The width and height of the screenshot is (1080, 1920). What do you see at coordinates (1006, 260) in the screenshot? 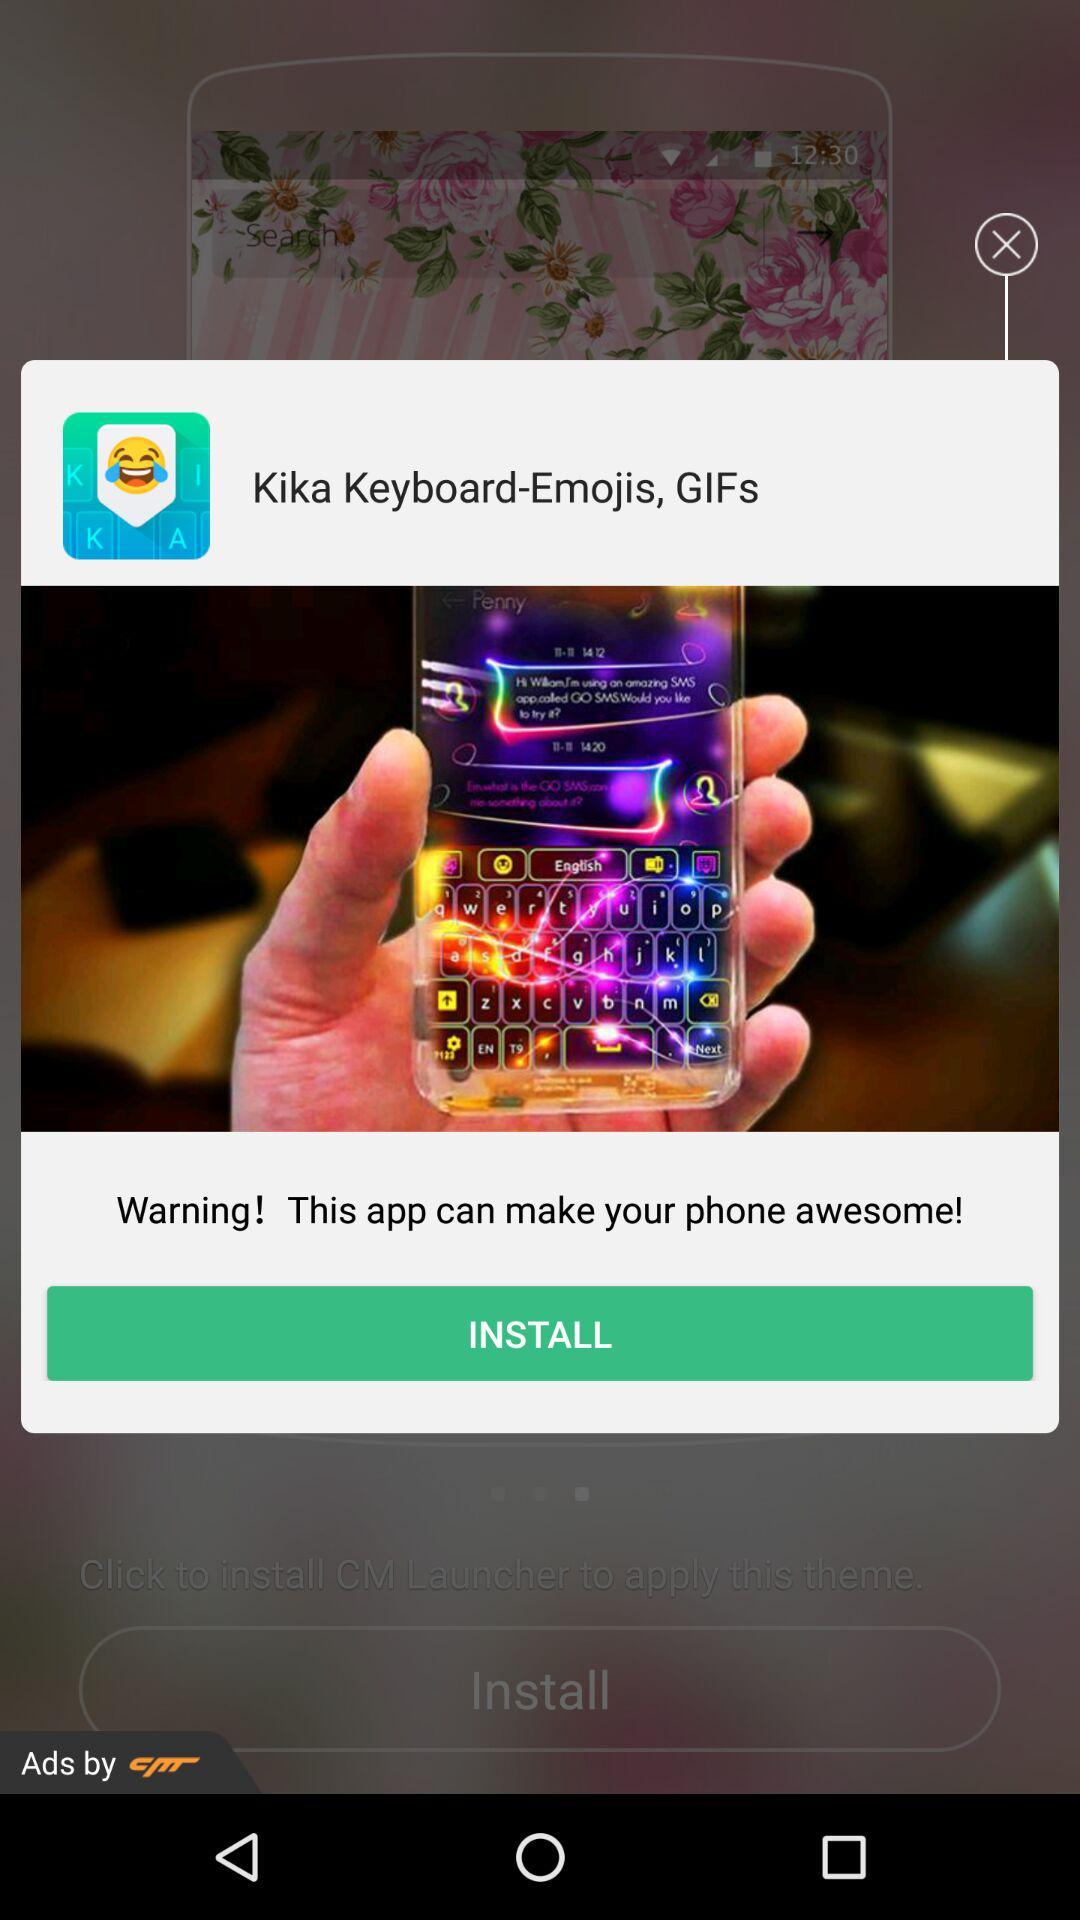
I see `the close icon` at bounding box center [1006, 260].